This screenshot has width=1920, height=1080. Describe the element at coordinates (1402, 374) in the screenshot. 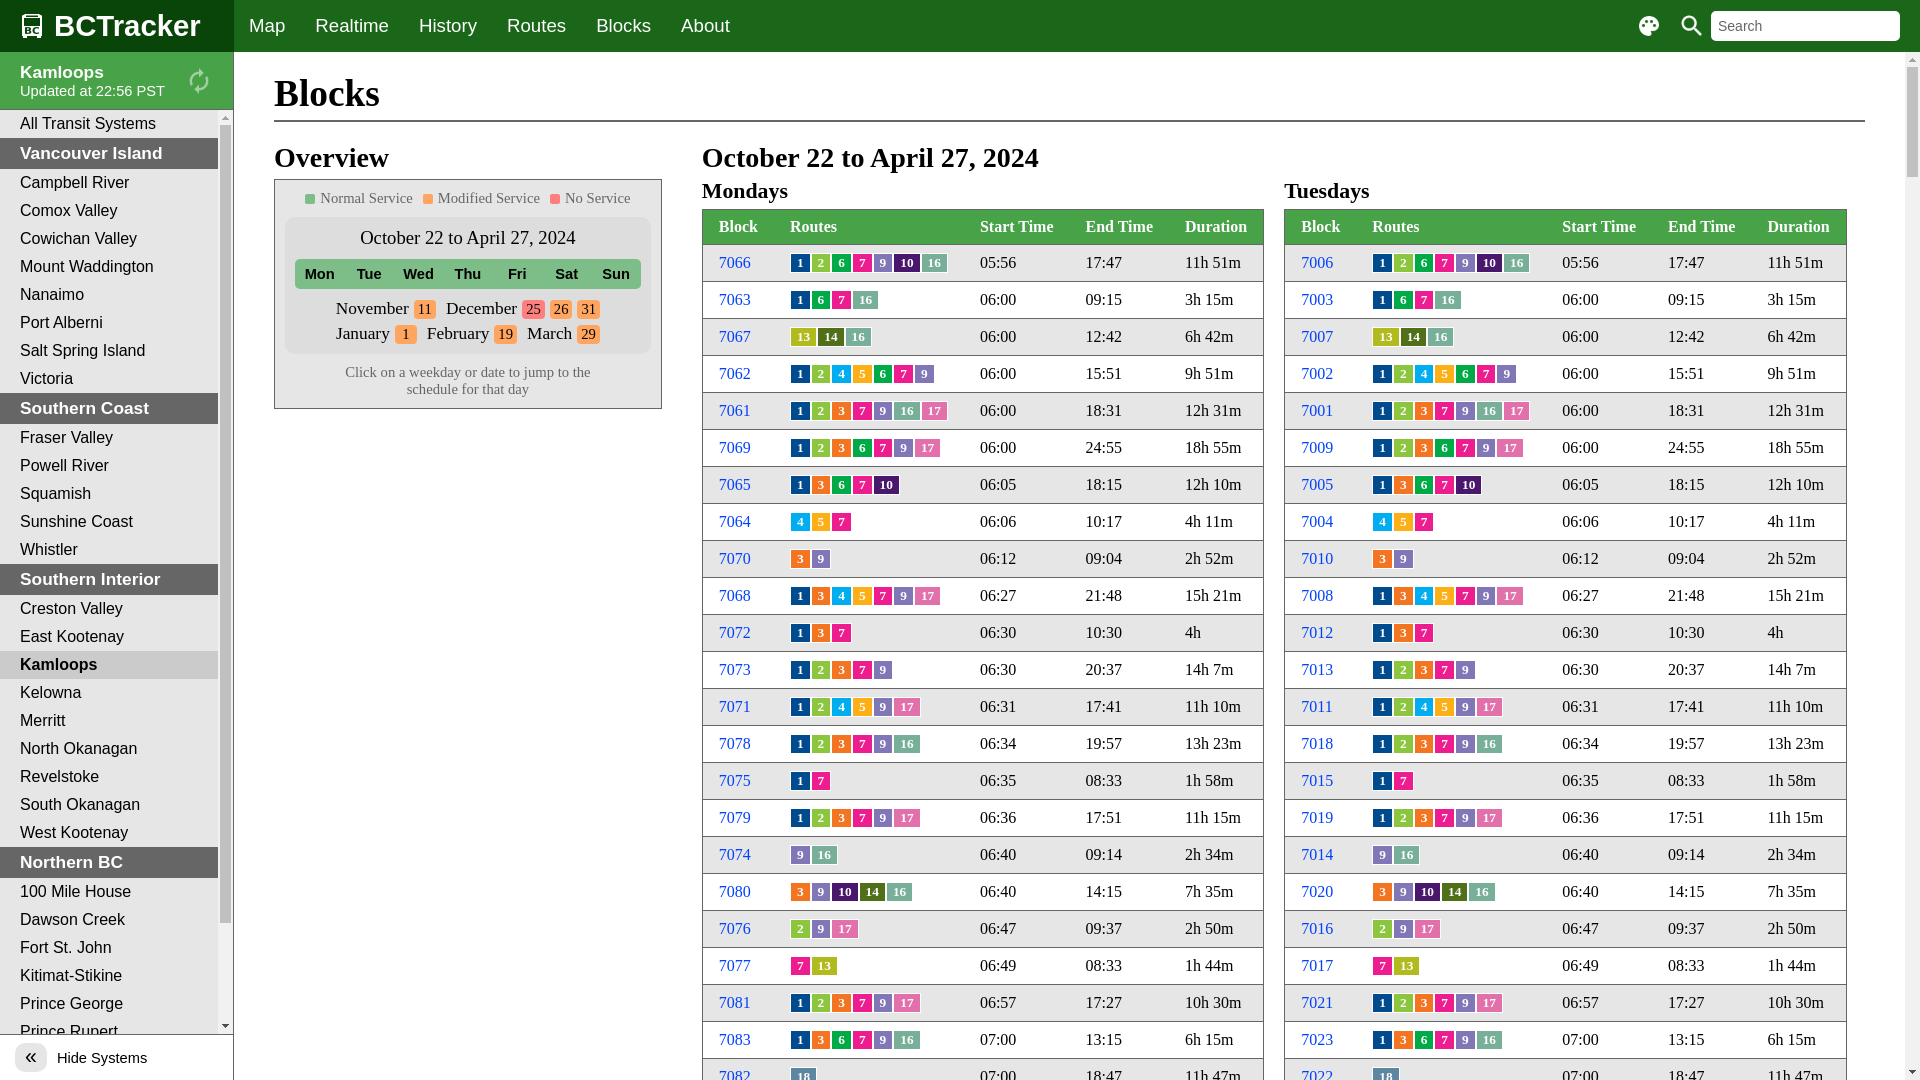

I see `'2'` at that location.